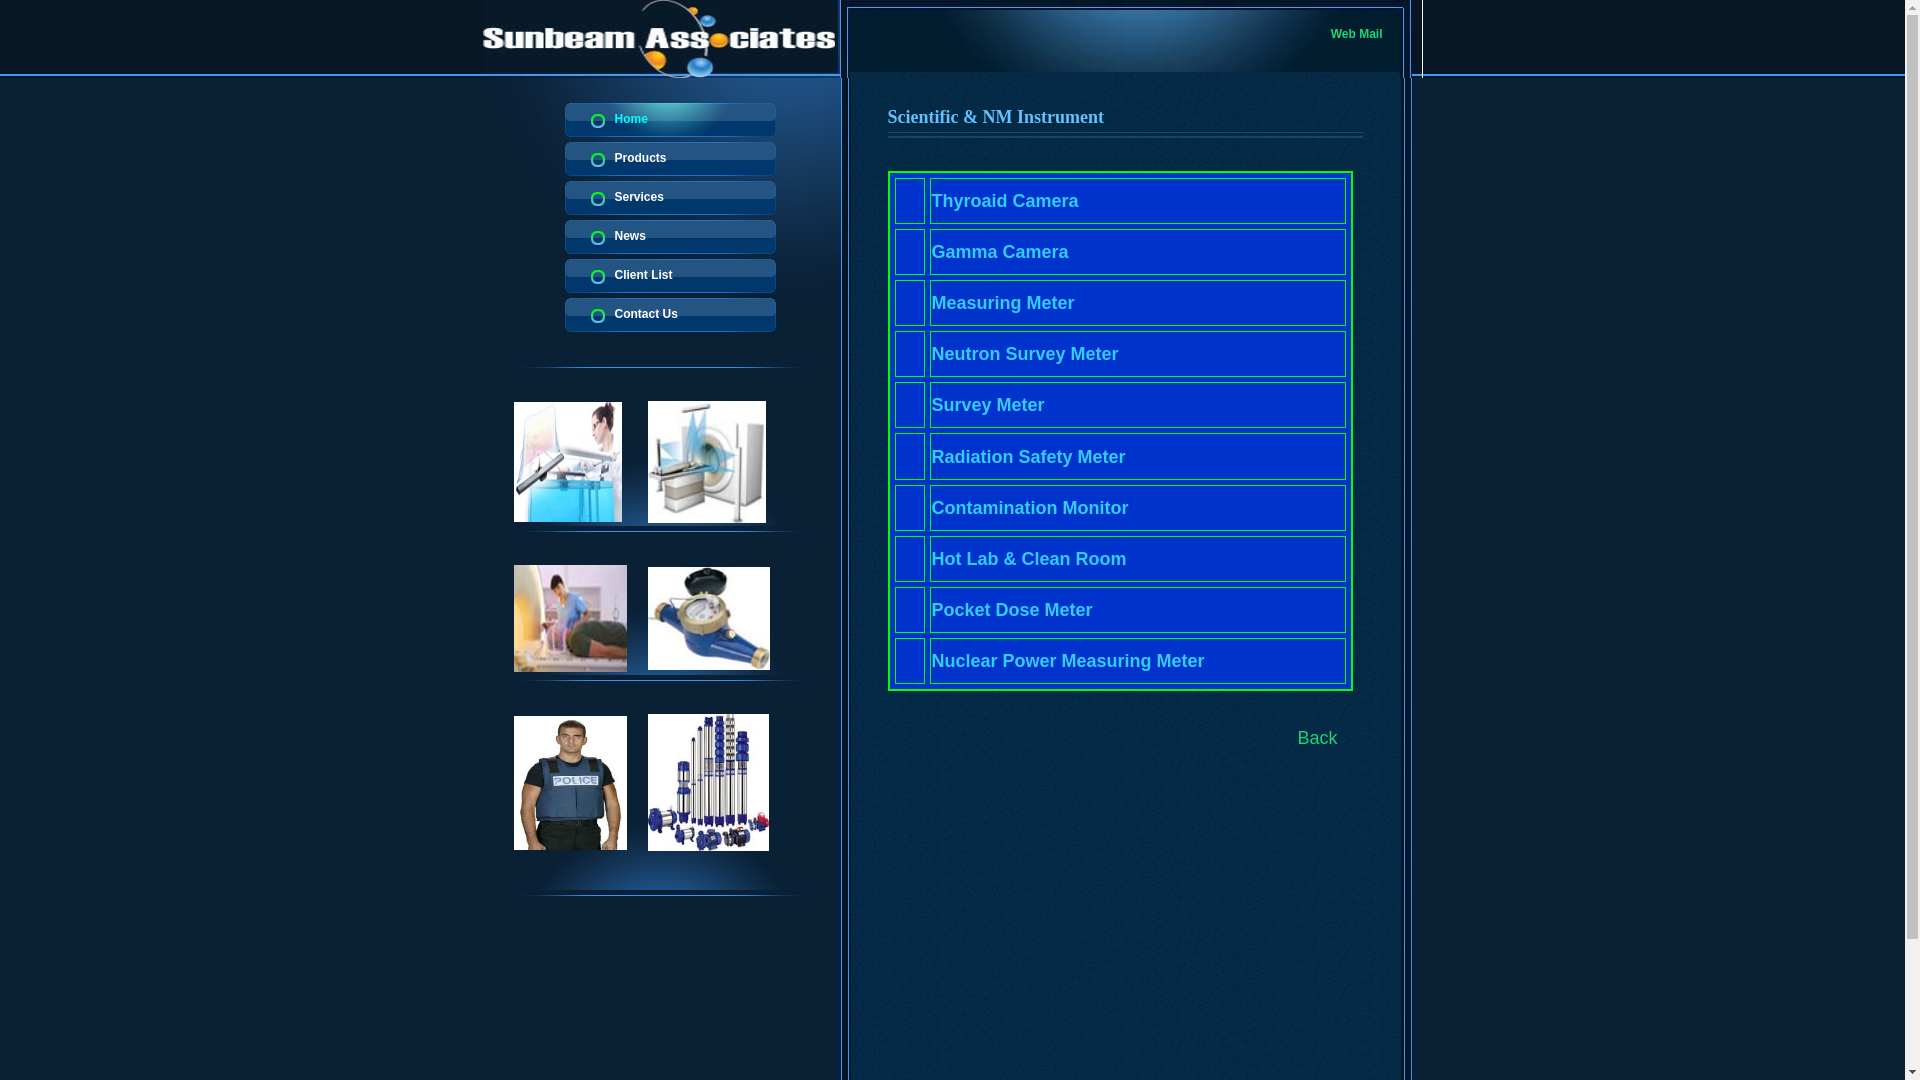  I want to click on 'Services', so click(669, 197).